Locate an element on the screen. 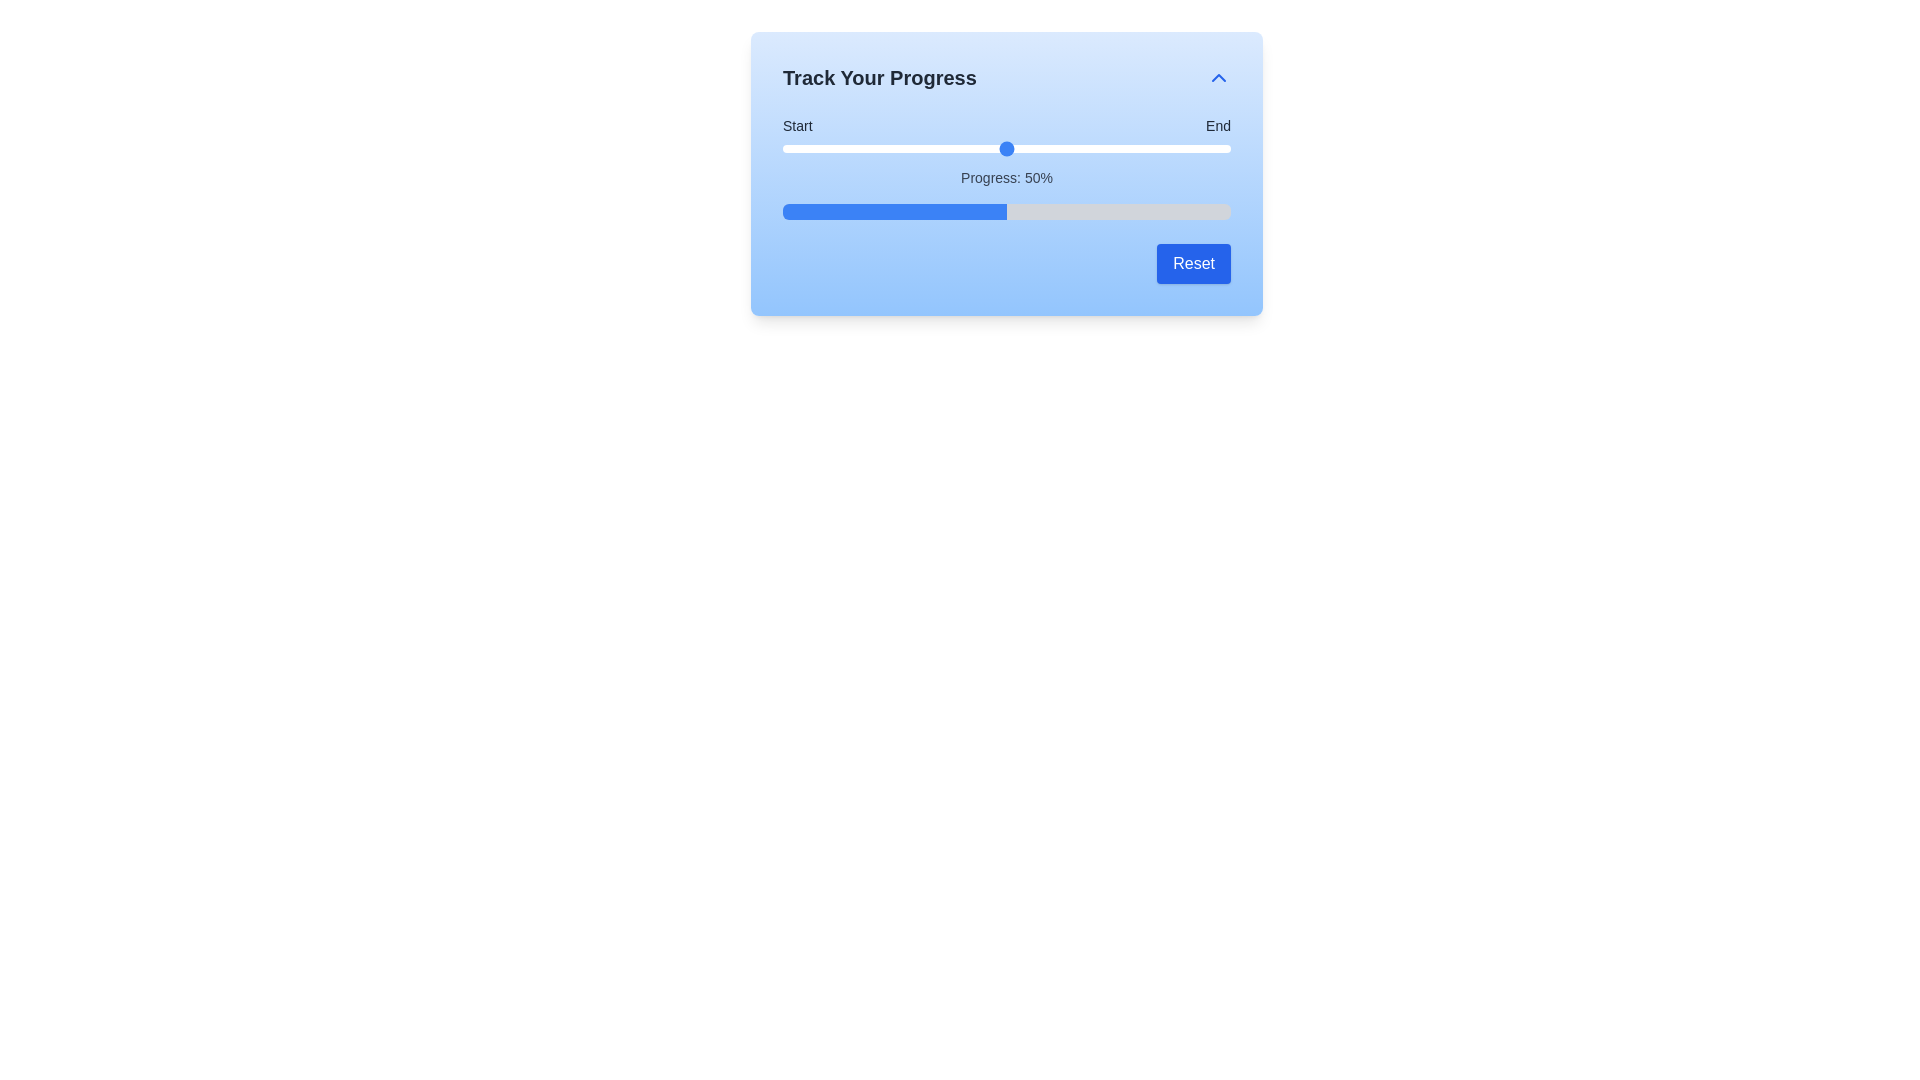 Image resolution: width=1920 pixels, height=1080 pixels. the slider element to focus it for keyboard interaction is located at coordinates (1007, 148).